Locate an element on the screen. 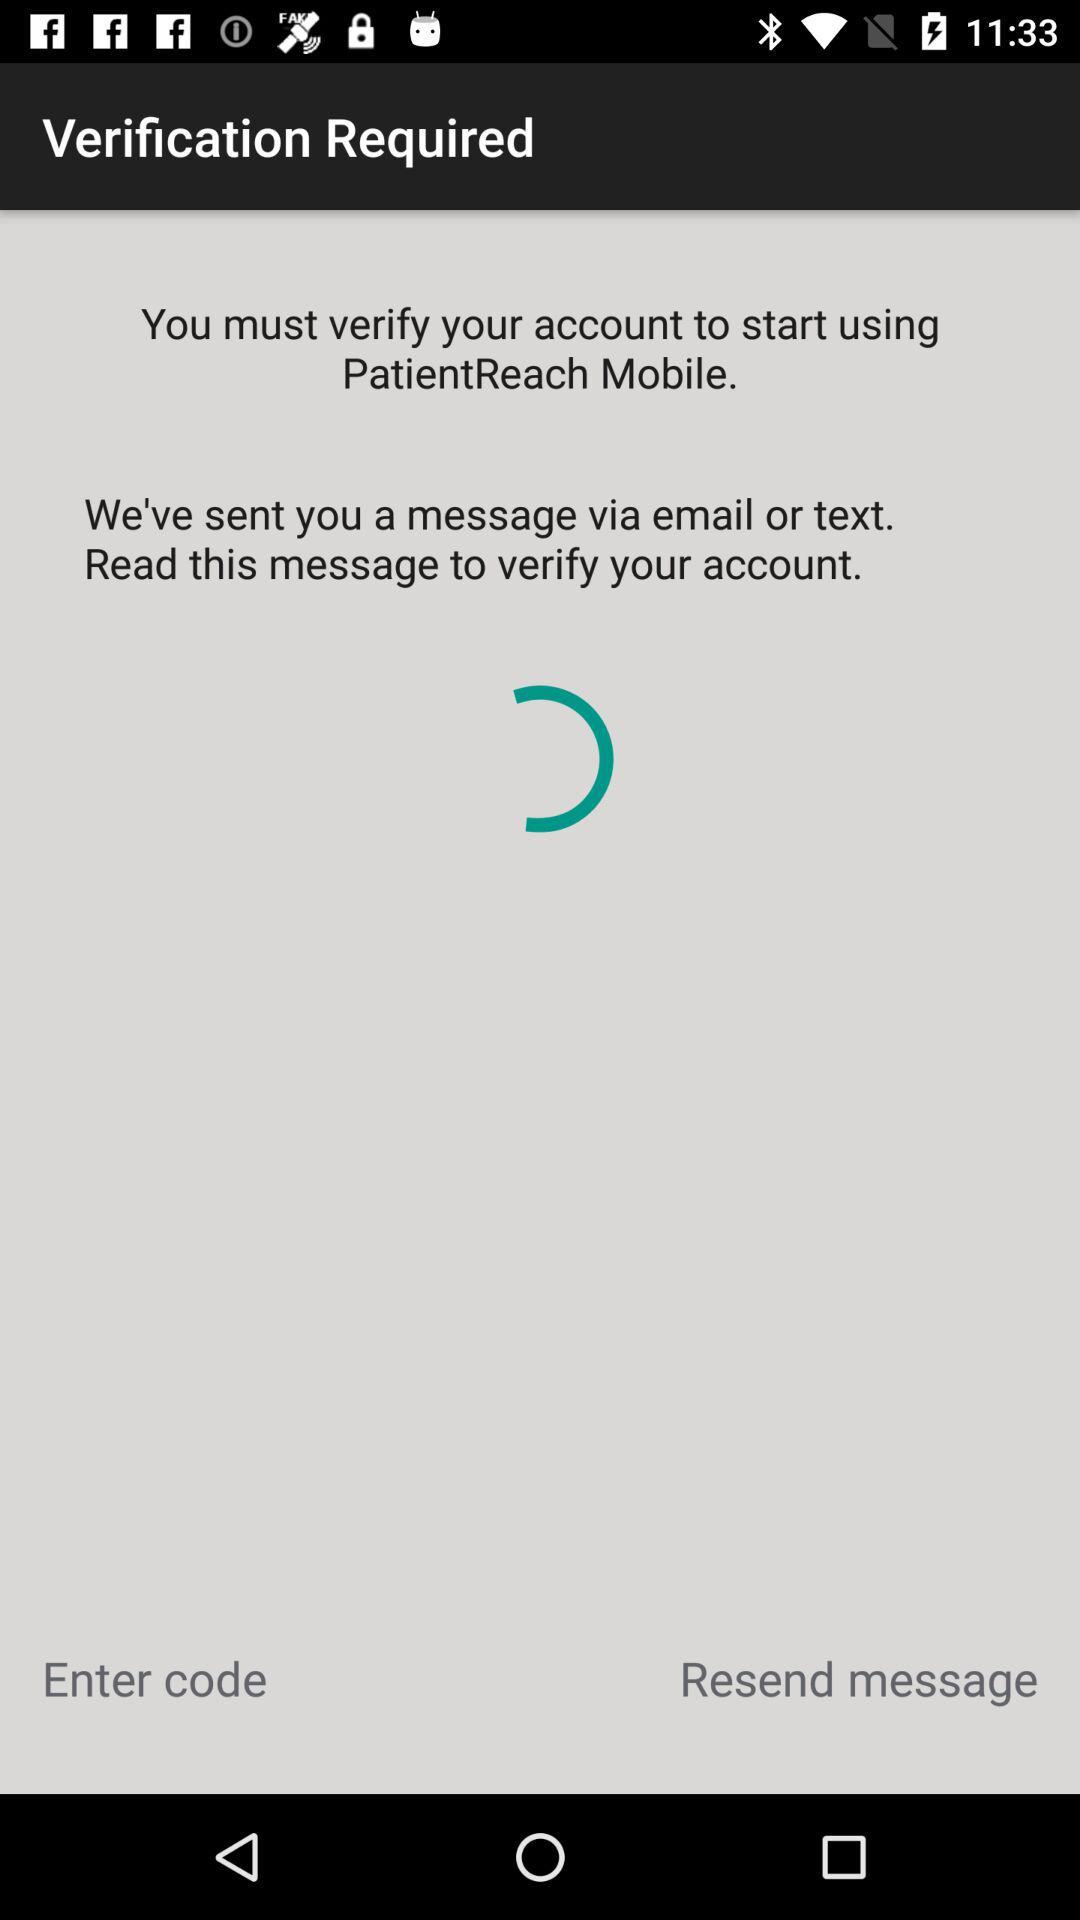  the icon next to resend message item is located at coordinates (153, 1678).